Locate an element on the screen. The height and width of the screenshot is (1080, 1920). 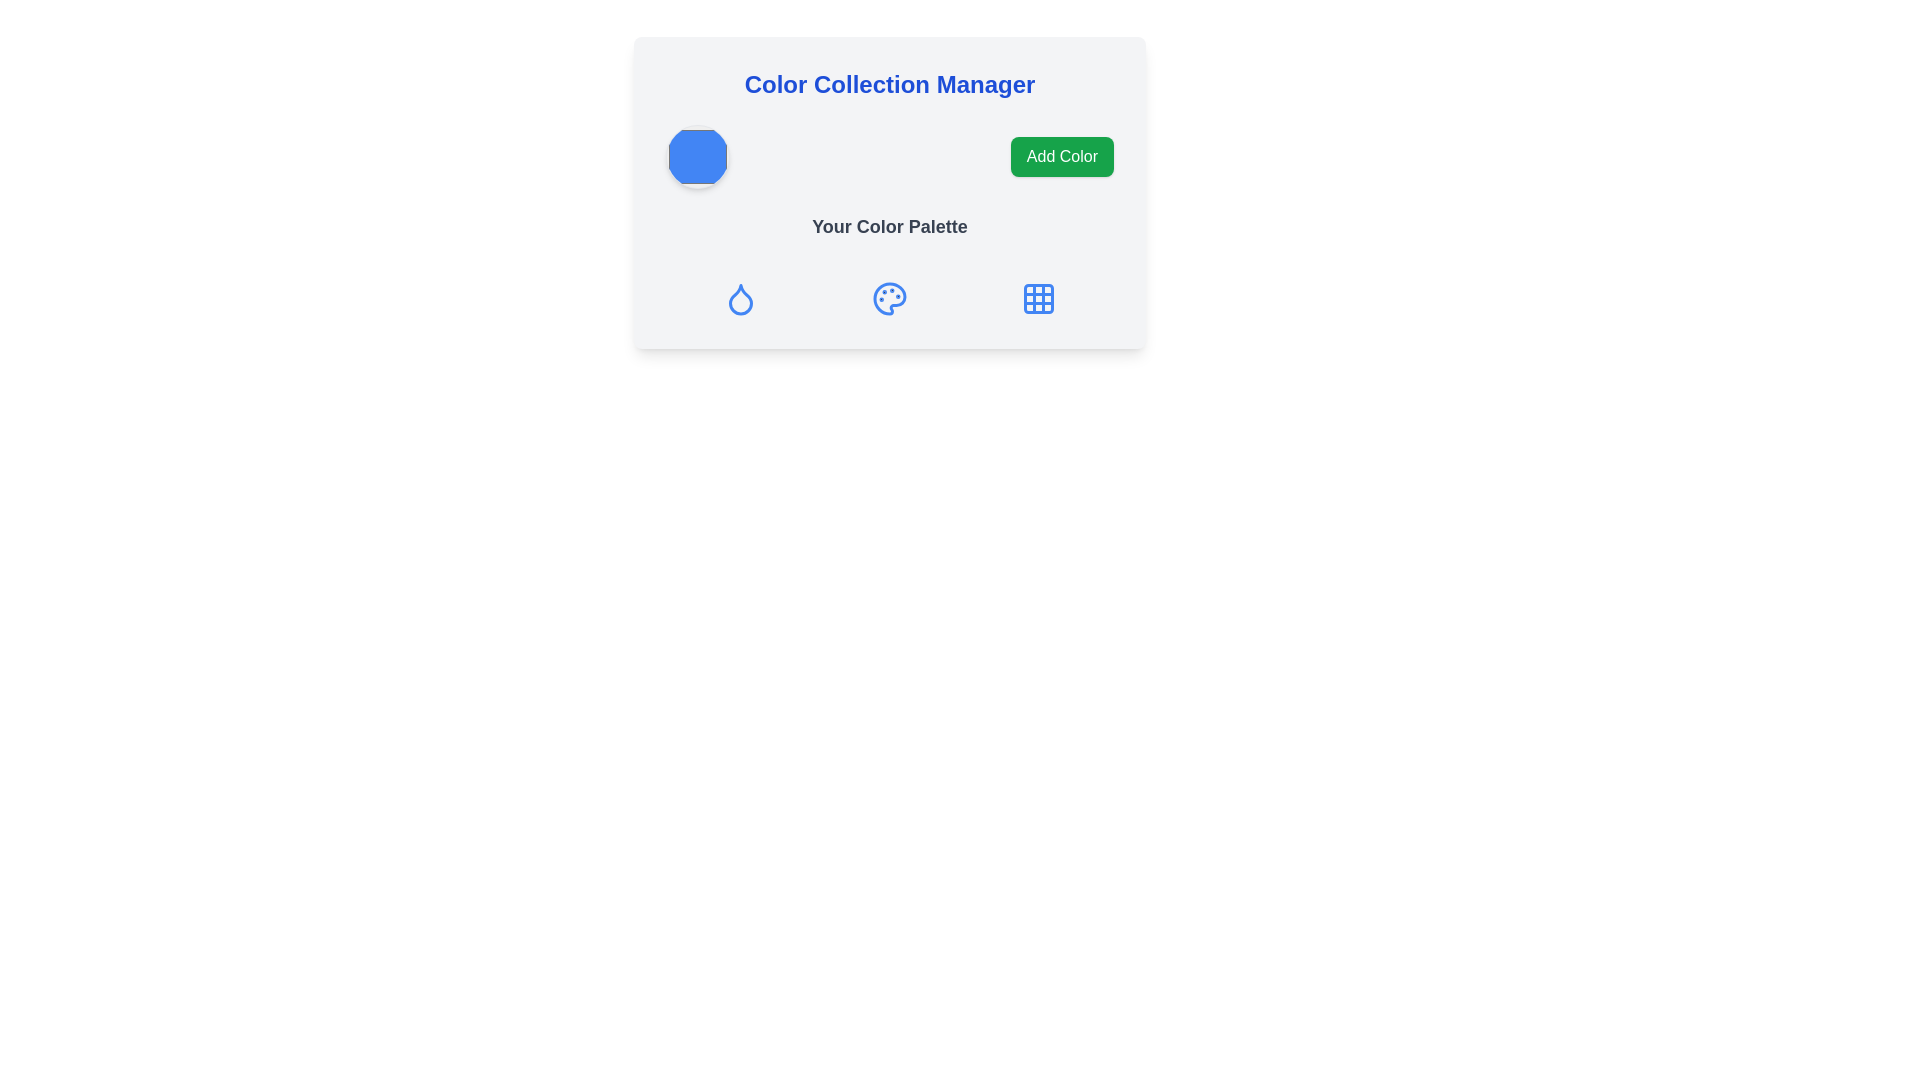
the Text Label that serves as a title or descriptor for the section within the 'Color Collection Manager' panel is located at coordinates (888, 234).